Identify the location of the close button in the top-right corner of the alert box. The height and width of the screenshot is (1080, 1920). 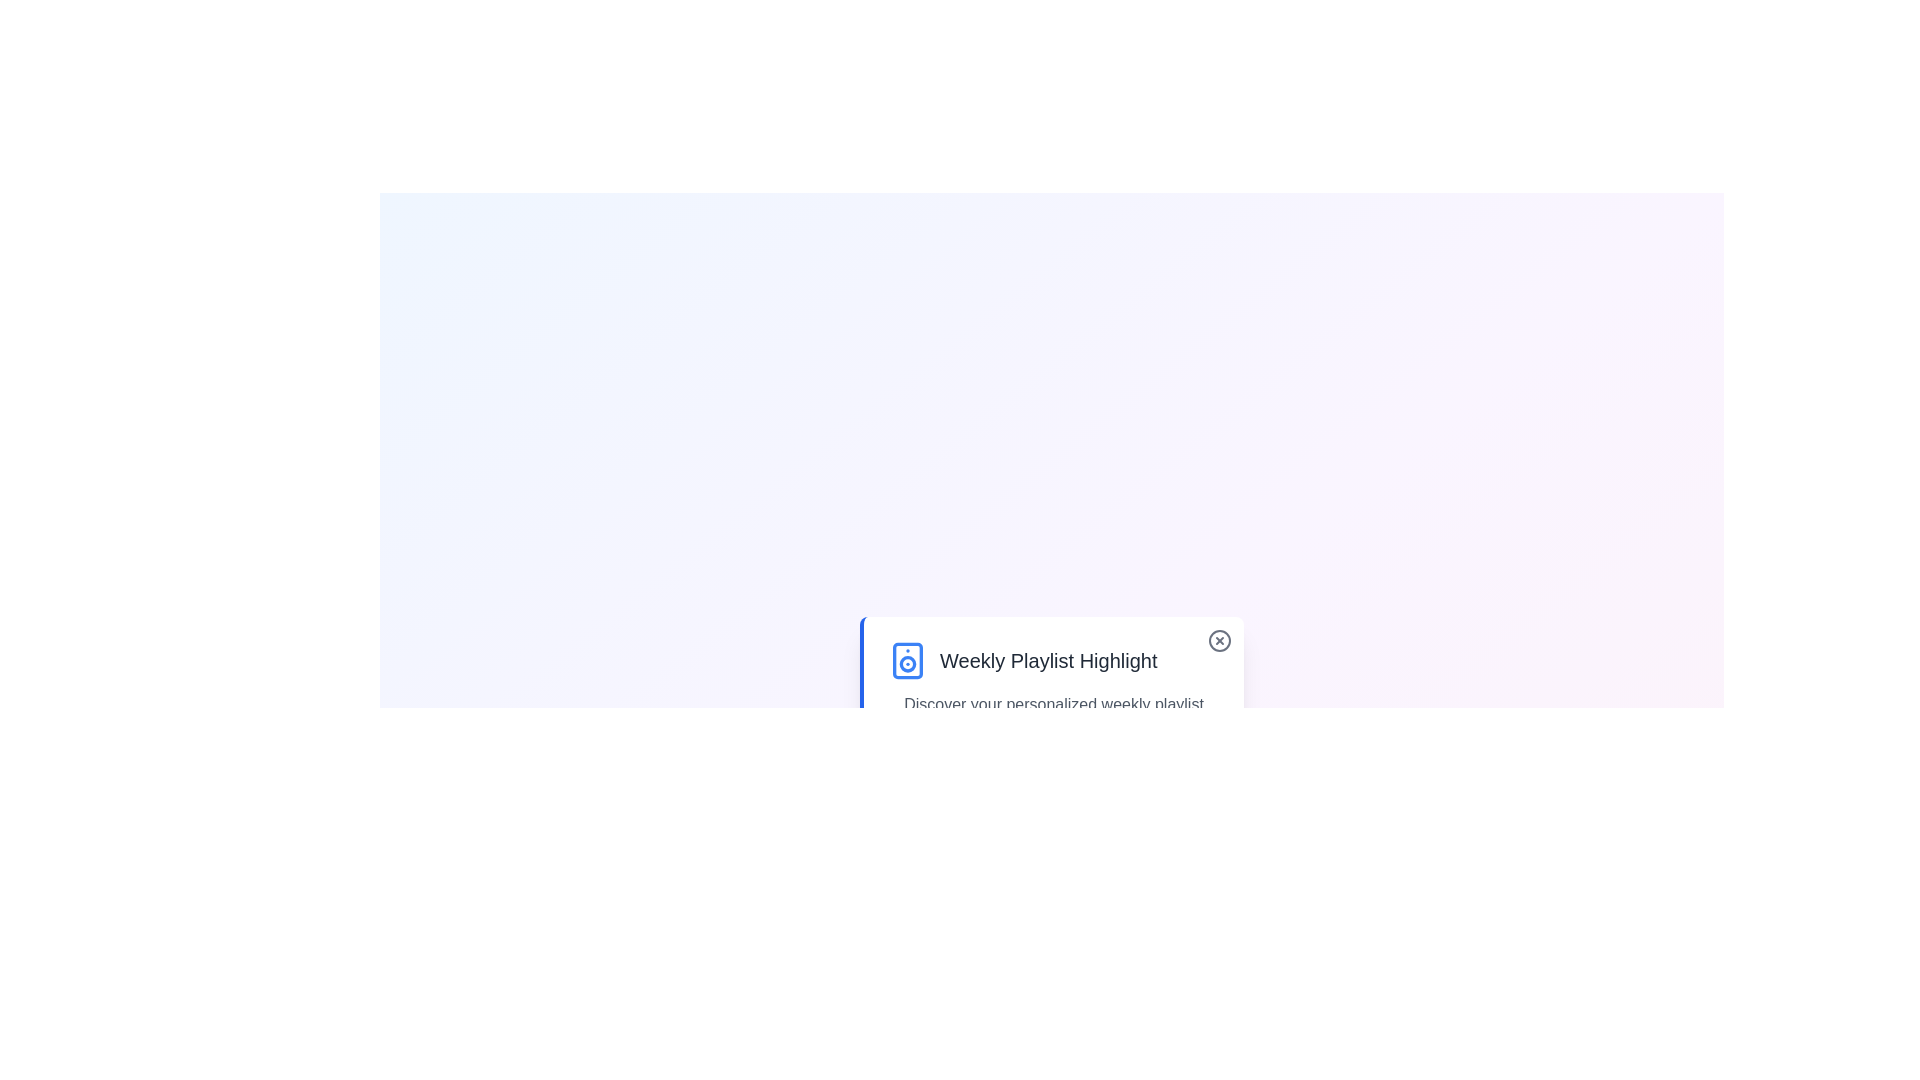
(1218, 640).